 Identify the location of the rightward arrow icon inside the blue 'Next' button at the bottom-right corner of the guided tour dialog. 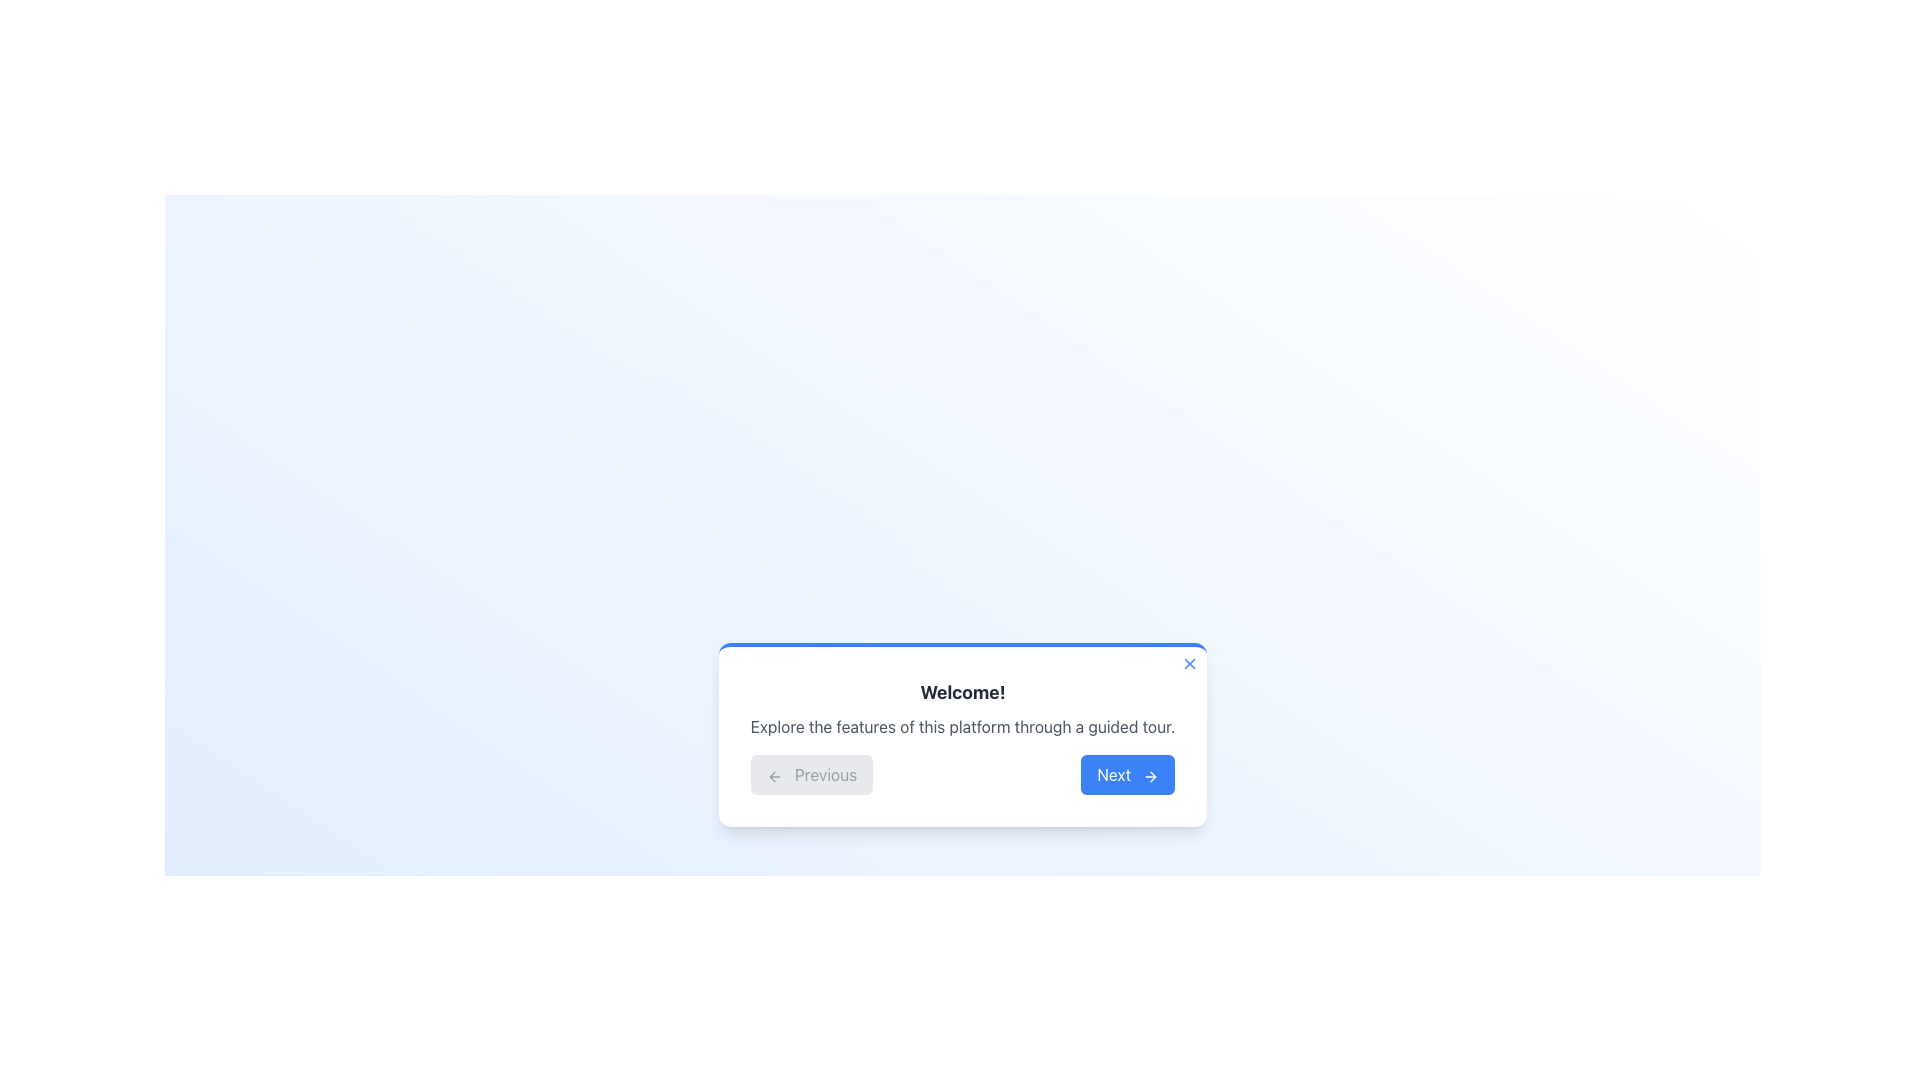
(1151, 775).